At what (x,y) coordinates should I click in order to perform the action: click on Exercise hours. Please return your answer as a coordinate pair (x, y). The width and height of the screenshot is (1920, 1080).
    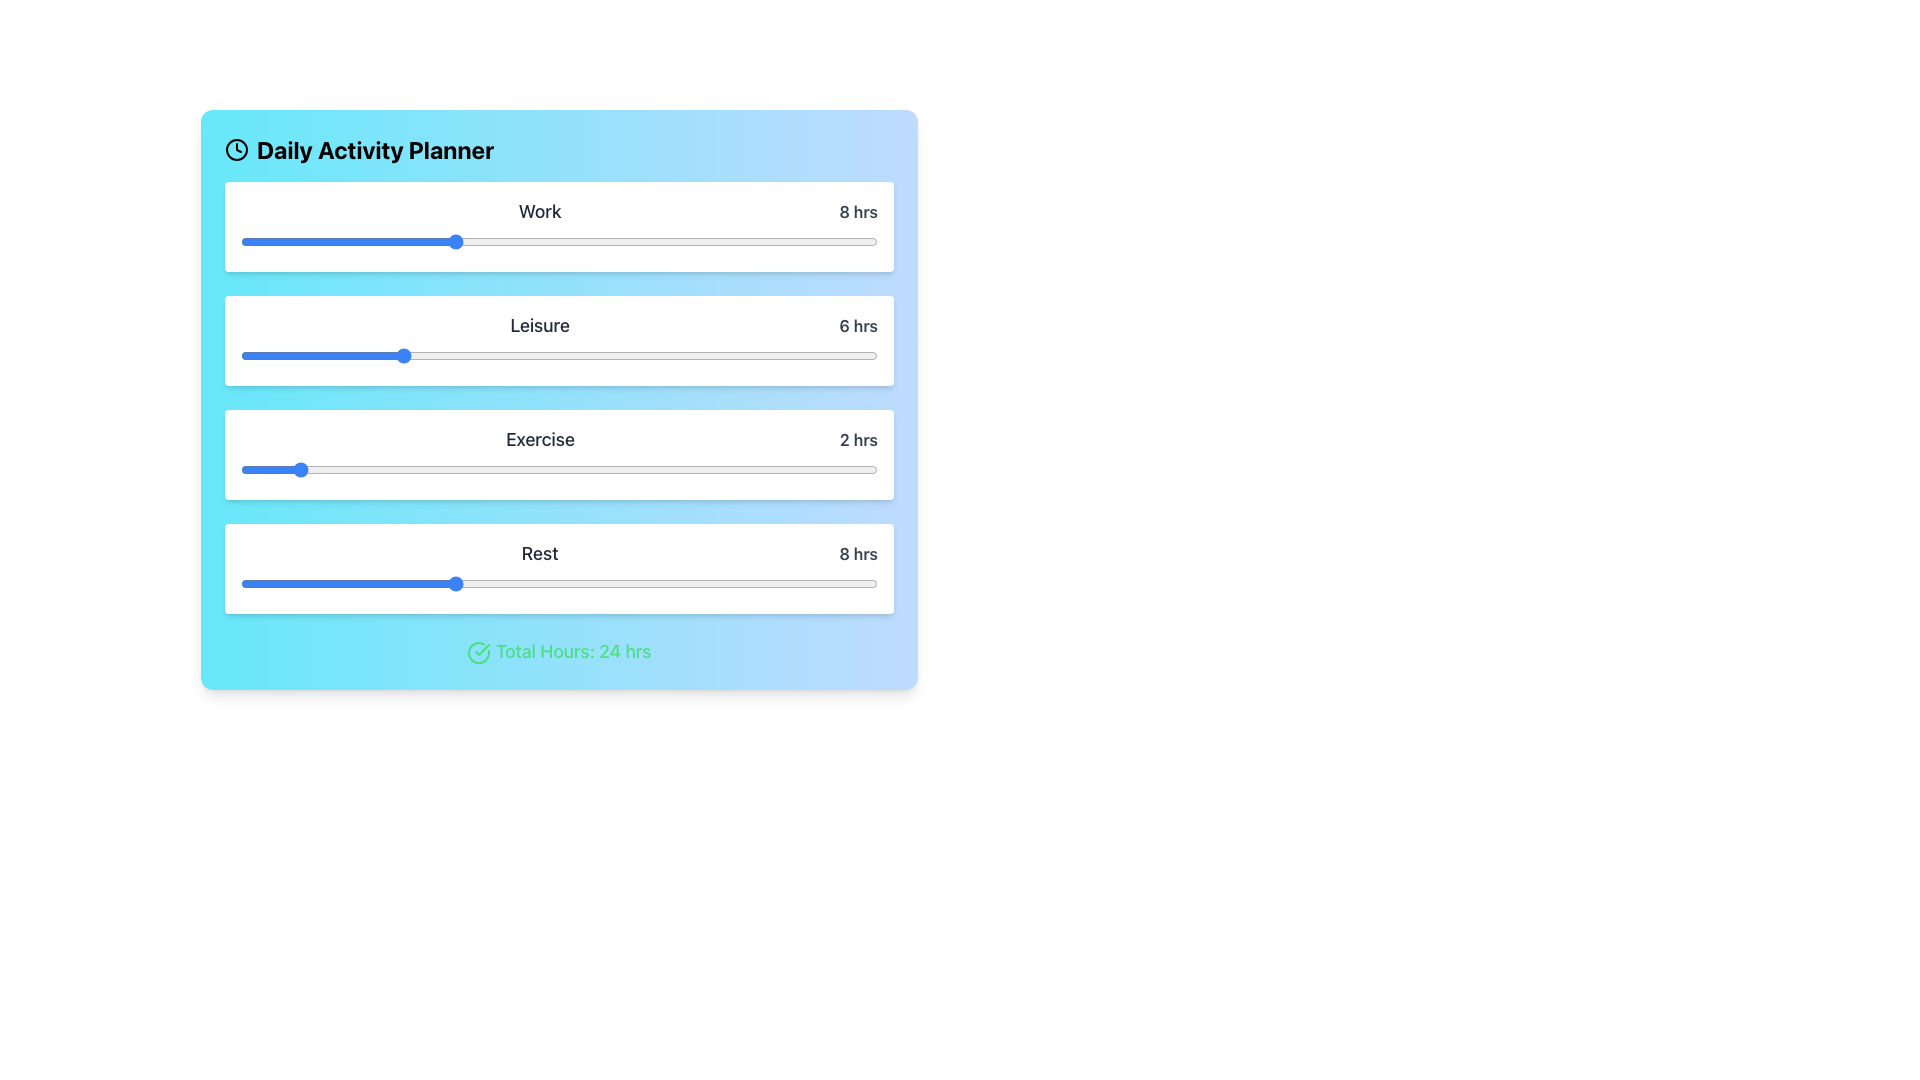
    Looking at the image, I should click on (347, 470).